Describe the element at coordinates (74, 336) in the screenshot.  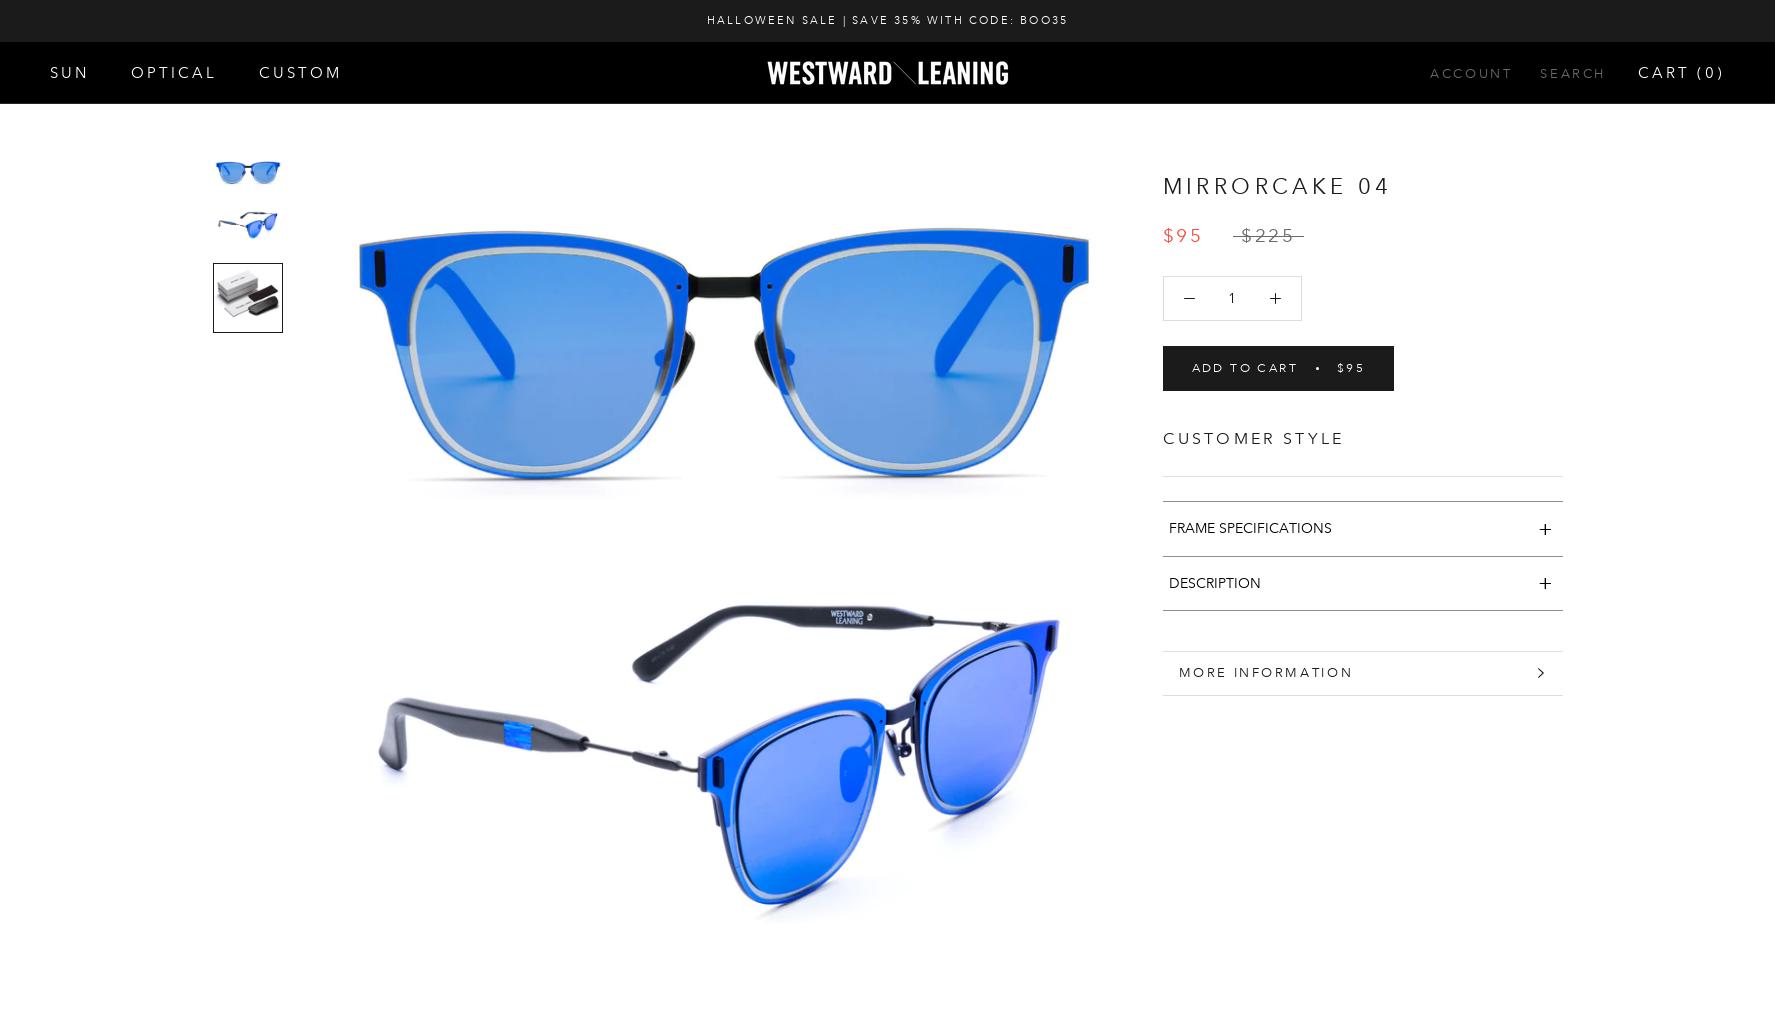
I see `'Sale'` at that location.